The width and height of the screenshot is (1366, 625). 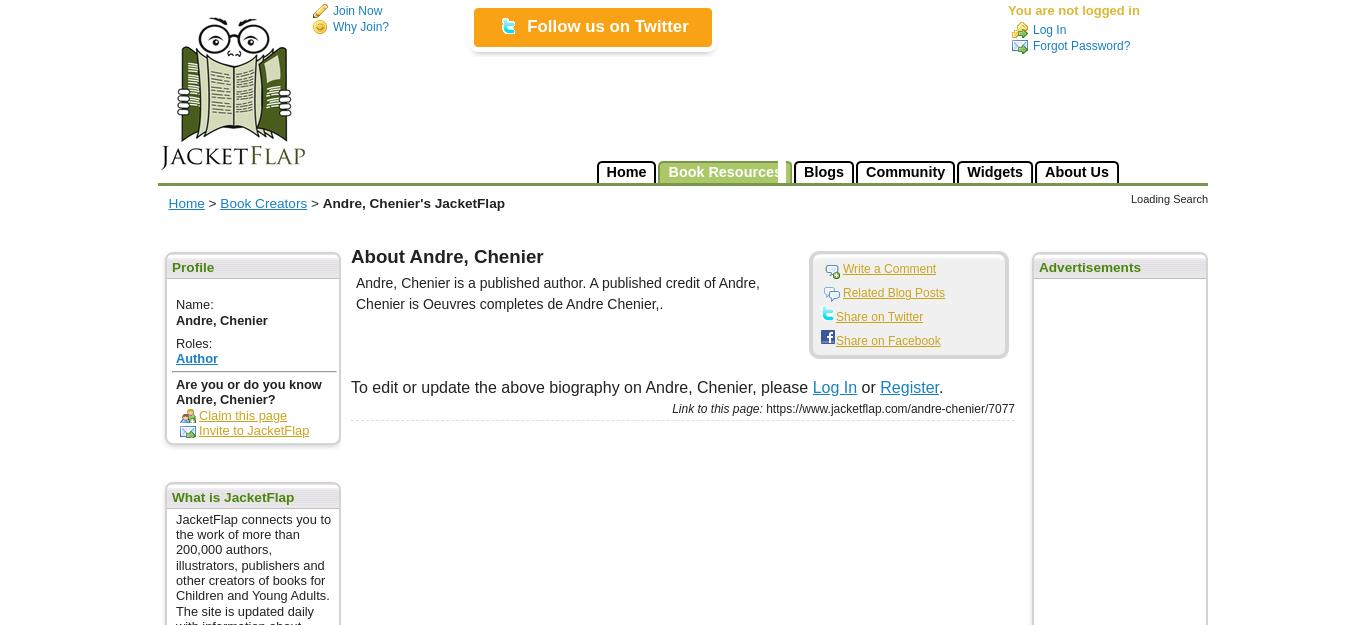 I want to click on 'You are not logged in', so click(x=1072, y=9).